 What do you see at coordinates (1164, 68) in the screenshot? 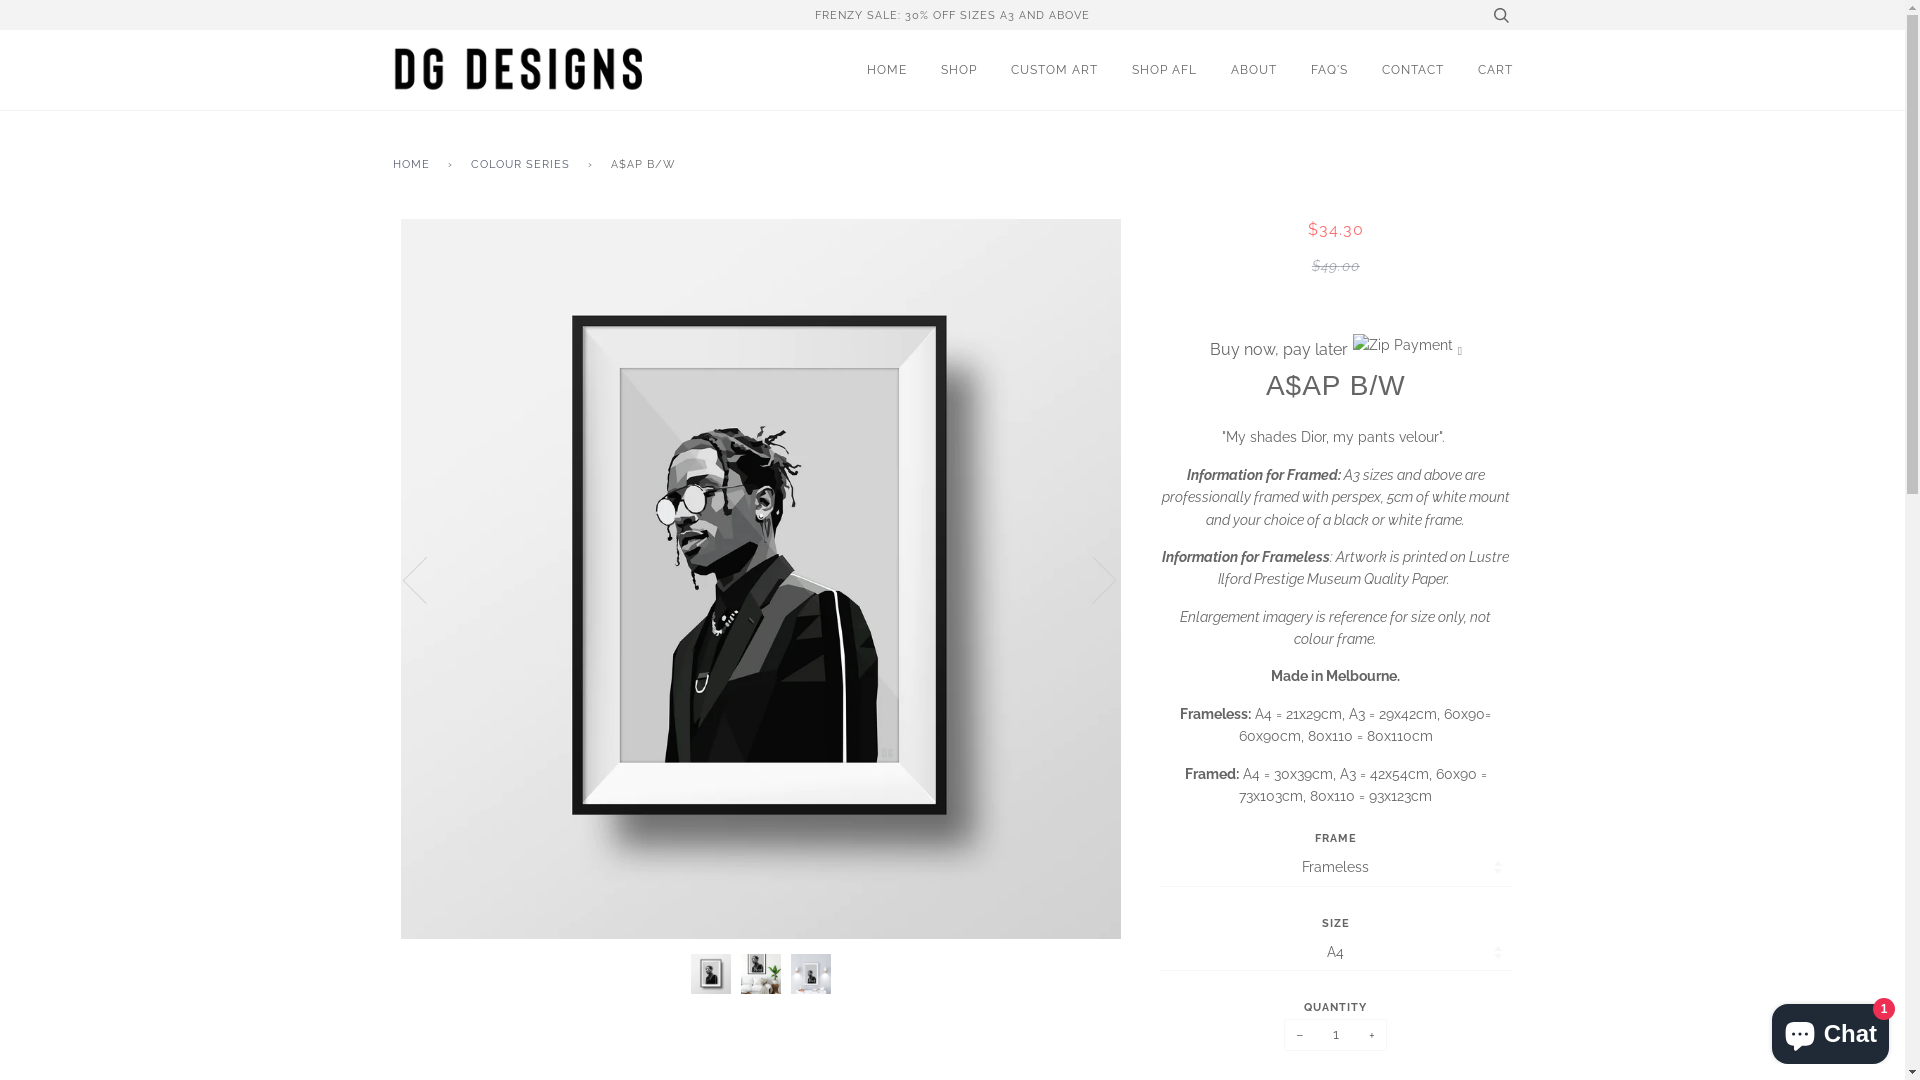
I see `'SHOP AFL'` at bounding box center [1164, 68].